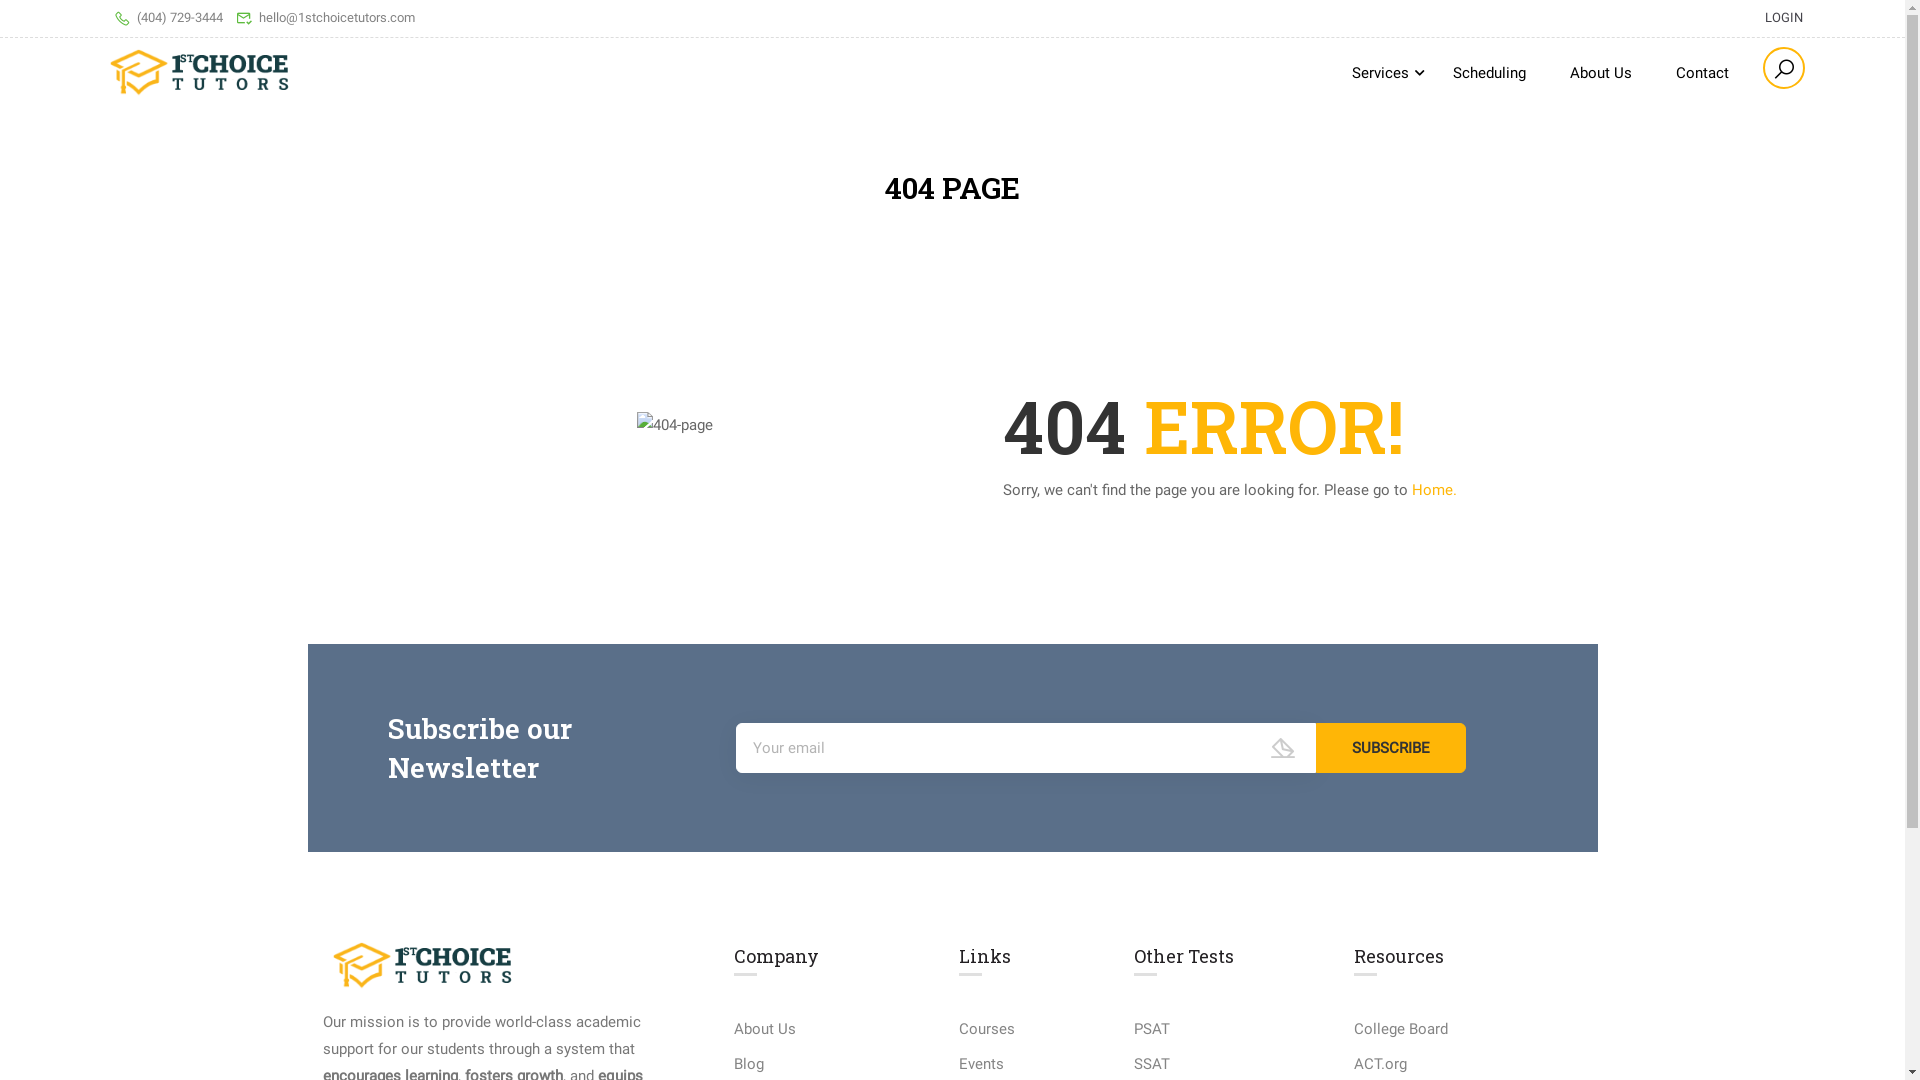 The width and height of the screenshot is (1920, 1080). I want to click on 'ACT.org', so click(1379, 1063).